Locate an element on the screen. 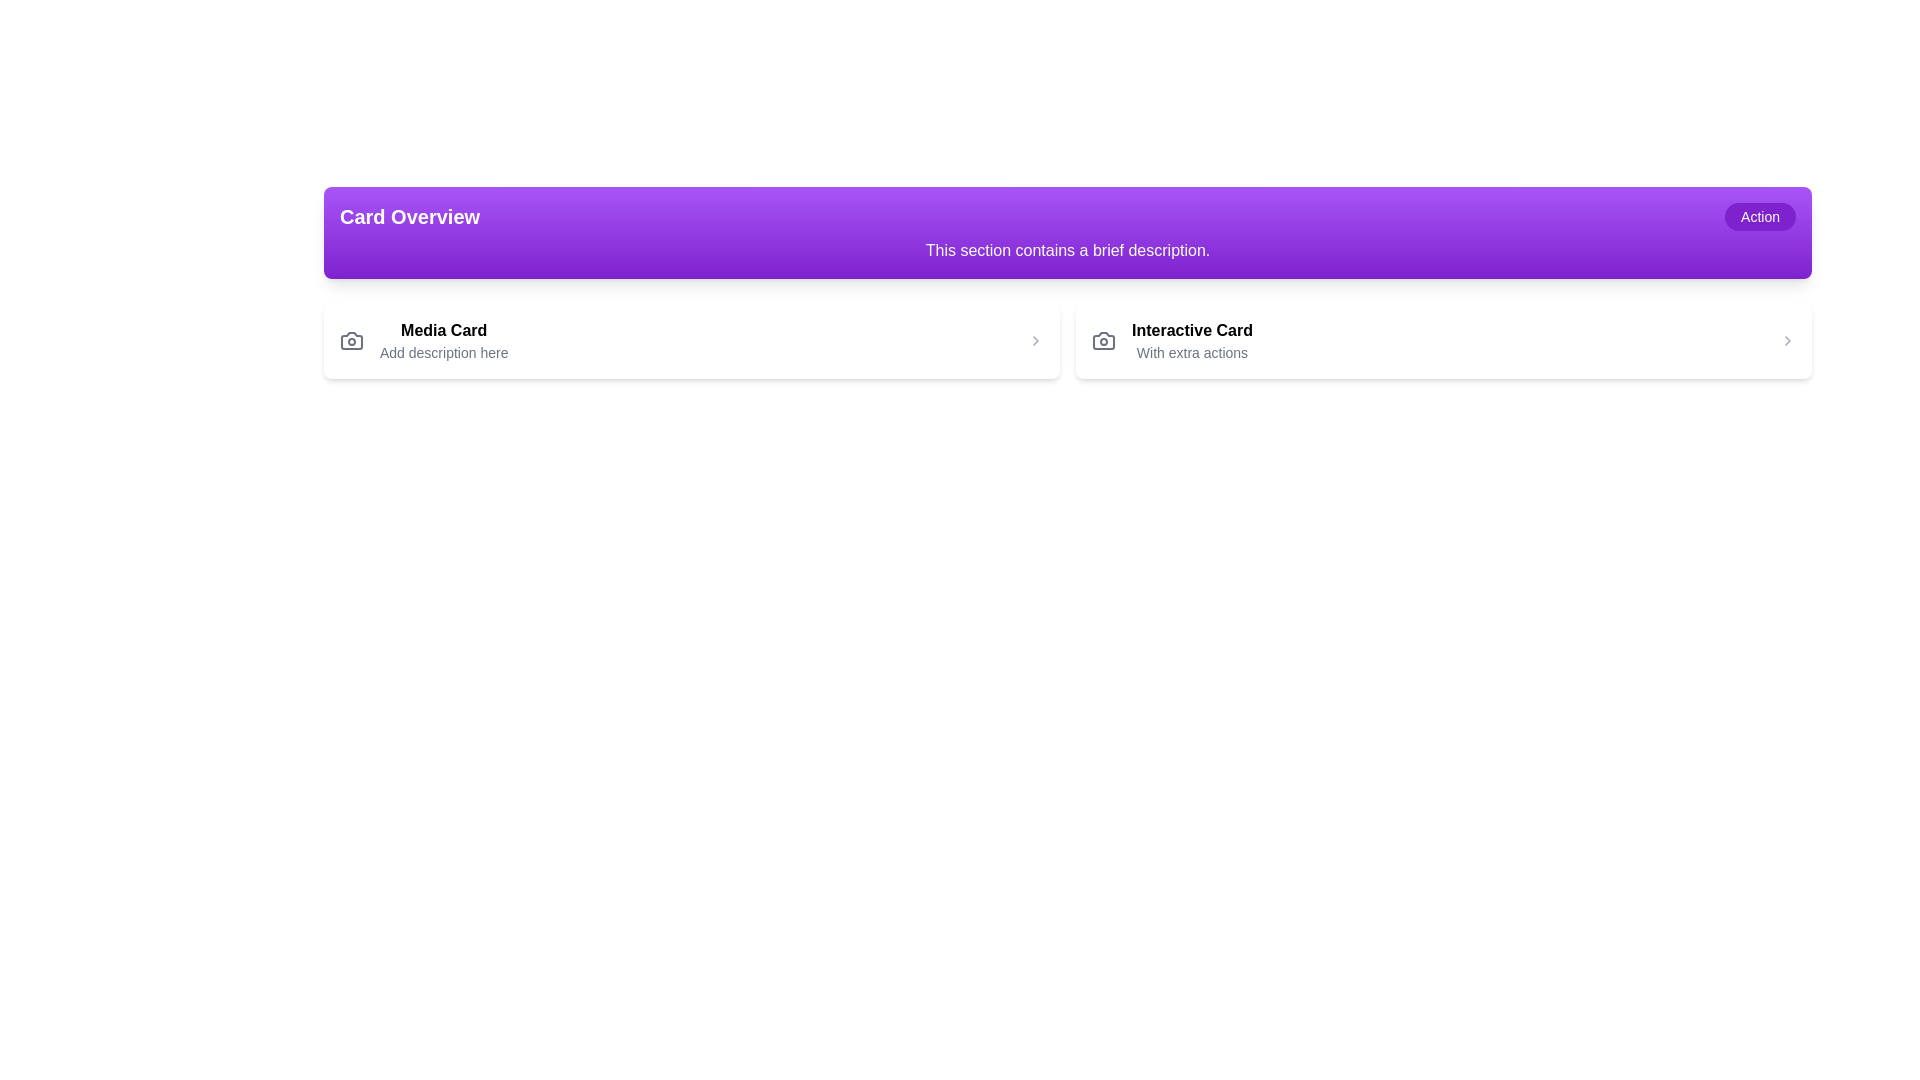  the static text display prompting for a description in the 'Media Card' section, located below the title 'Media Card' is located at coordinates (443, 352).